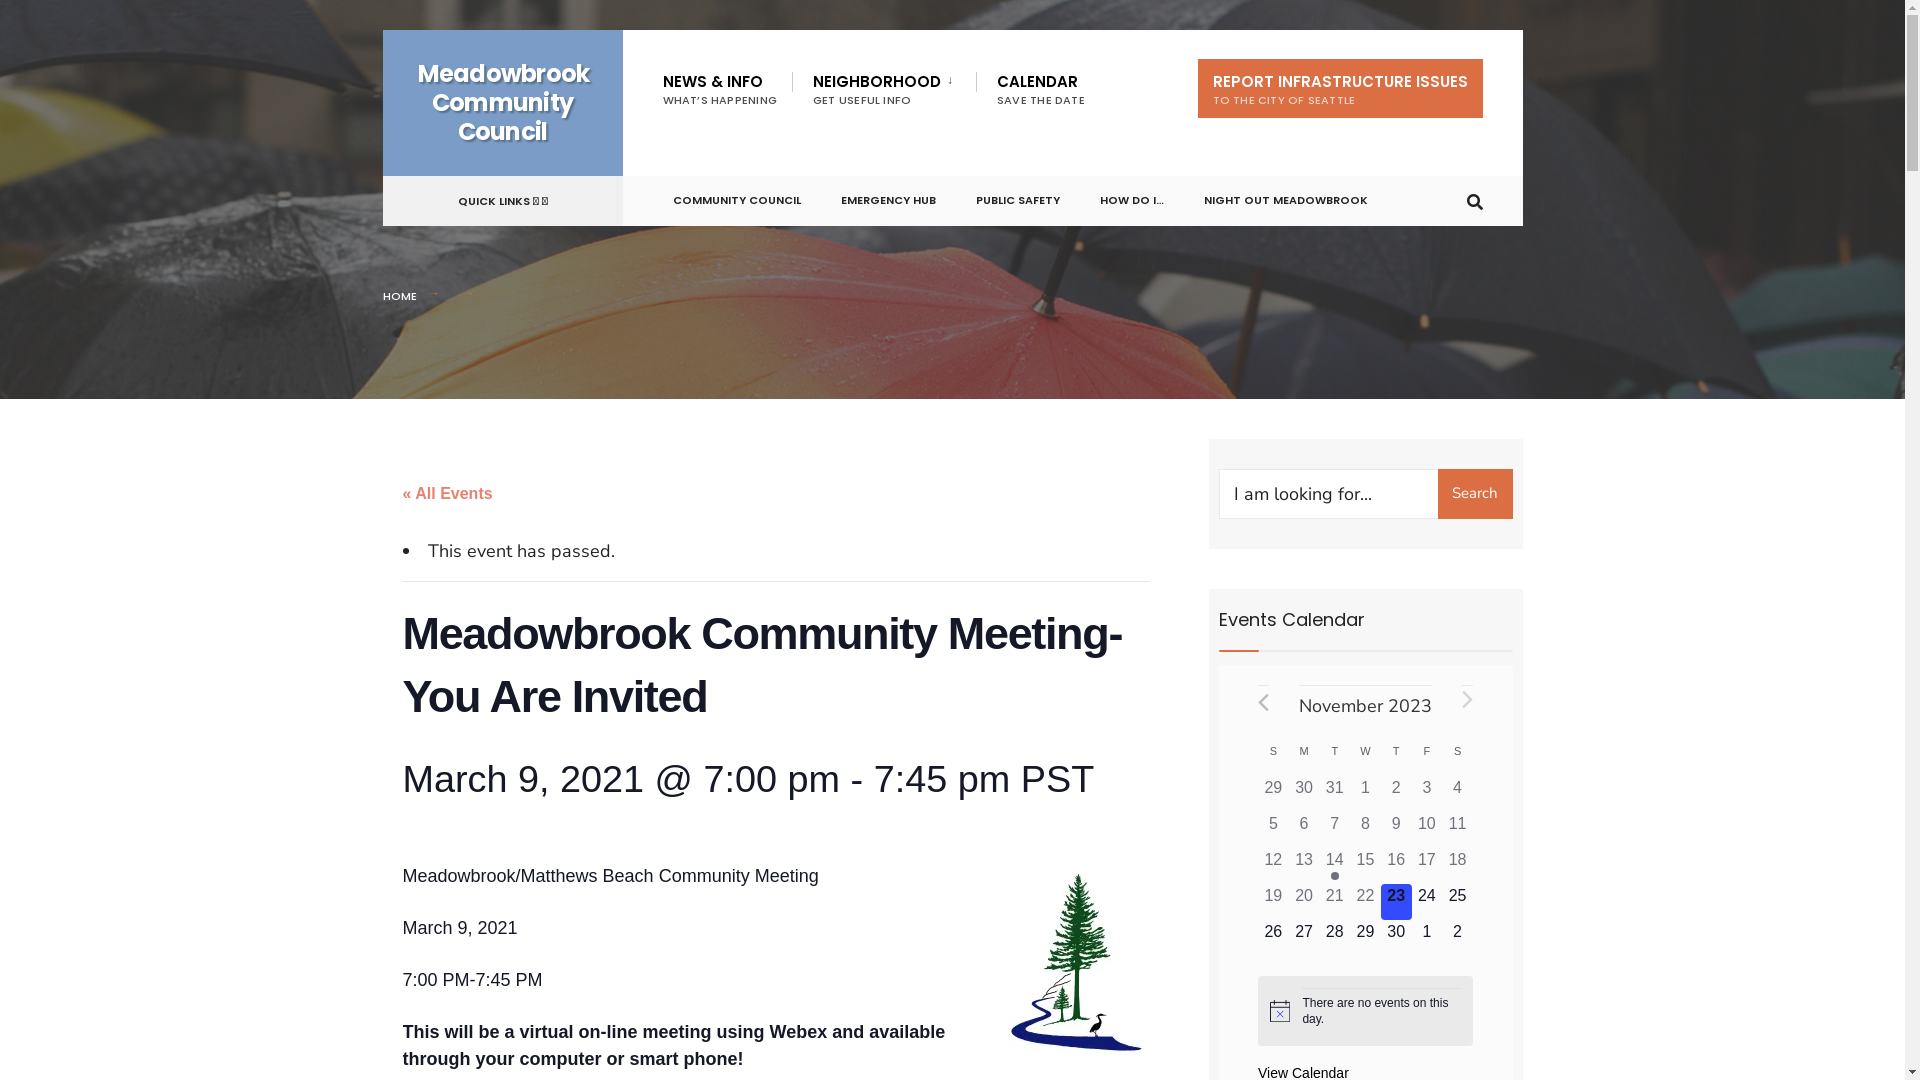 Image resolution: width=1920 pixels, height=1080 pixels. Describe the element at coordinates (1040, 87) in the screenshot. I see `'CALENDAR` at that location.